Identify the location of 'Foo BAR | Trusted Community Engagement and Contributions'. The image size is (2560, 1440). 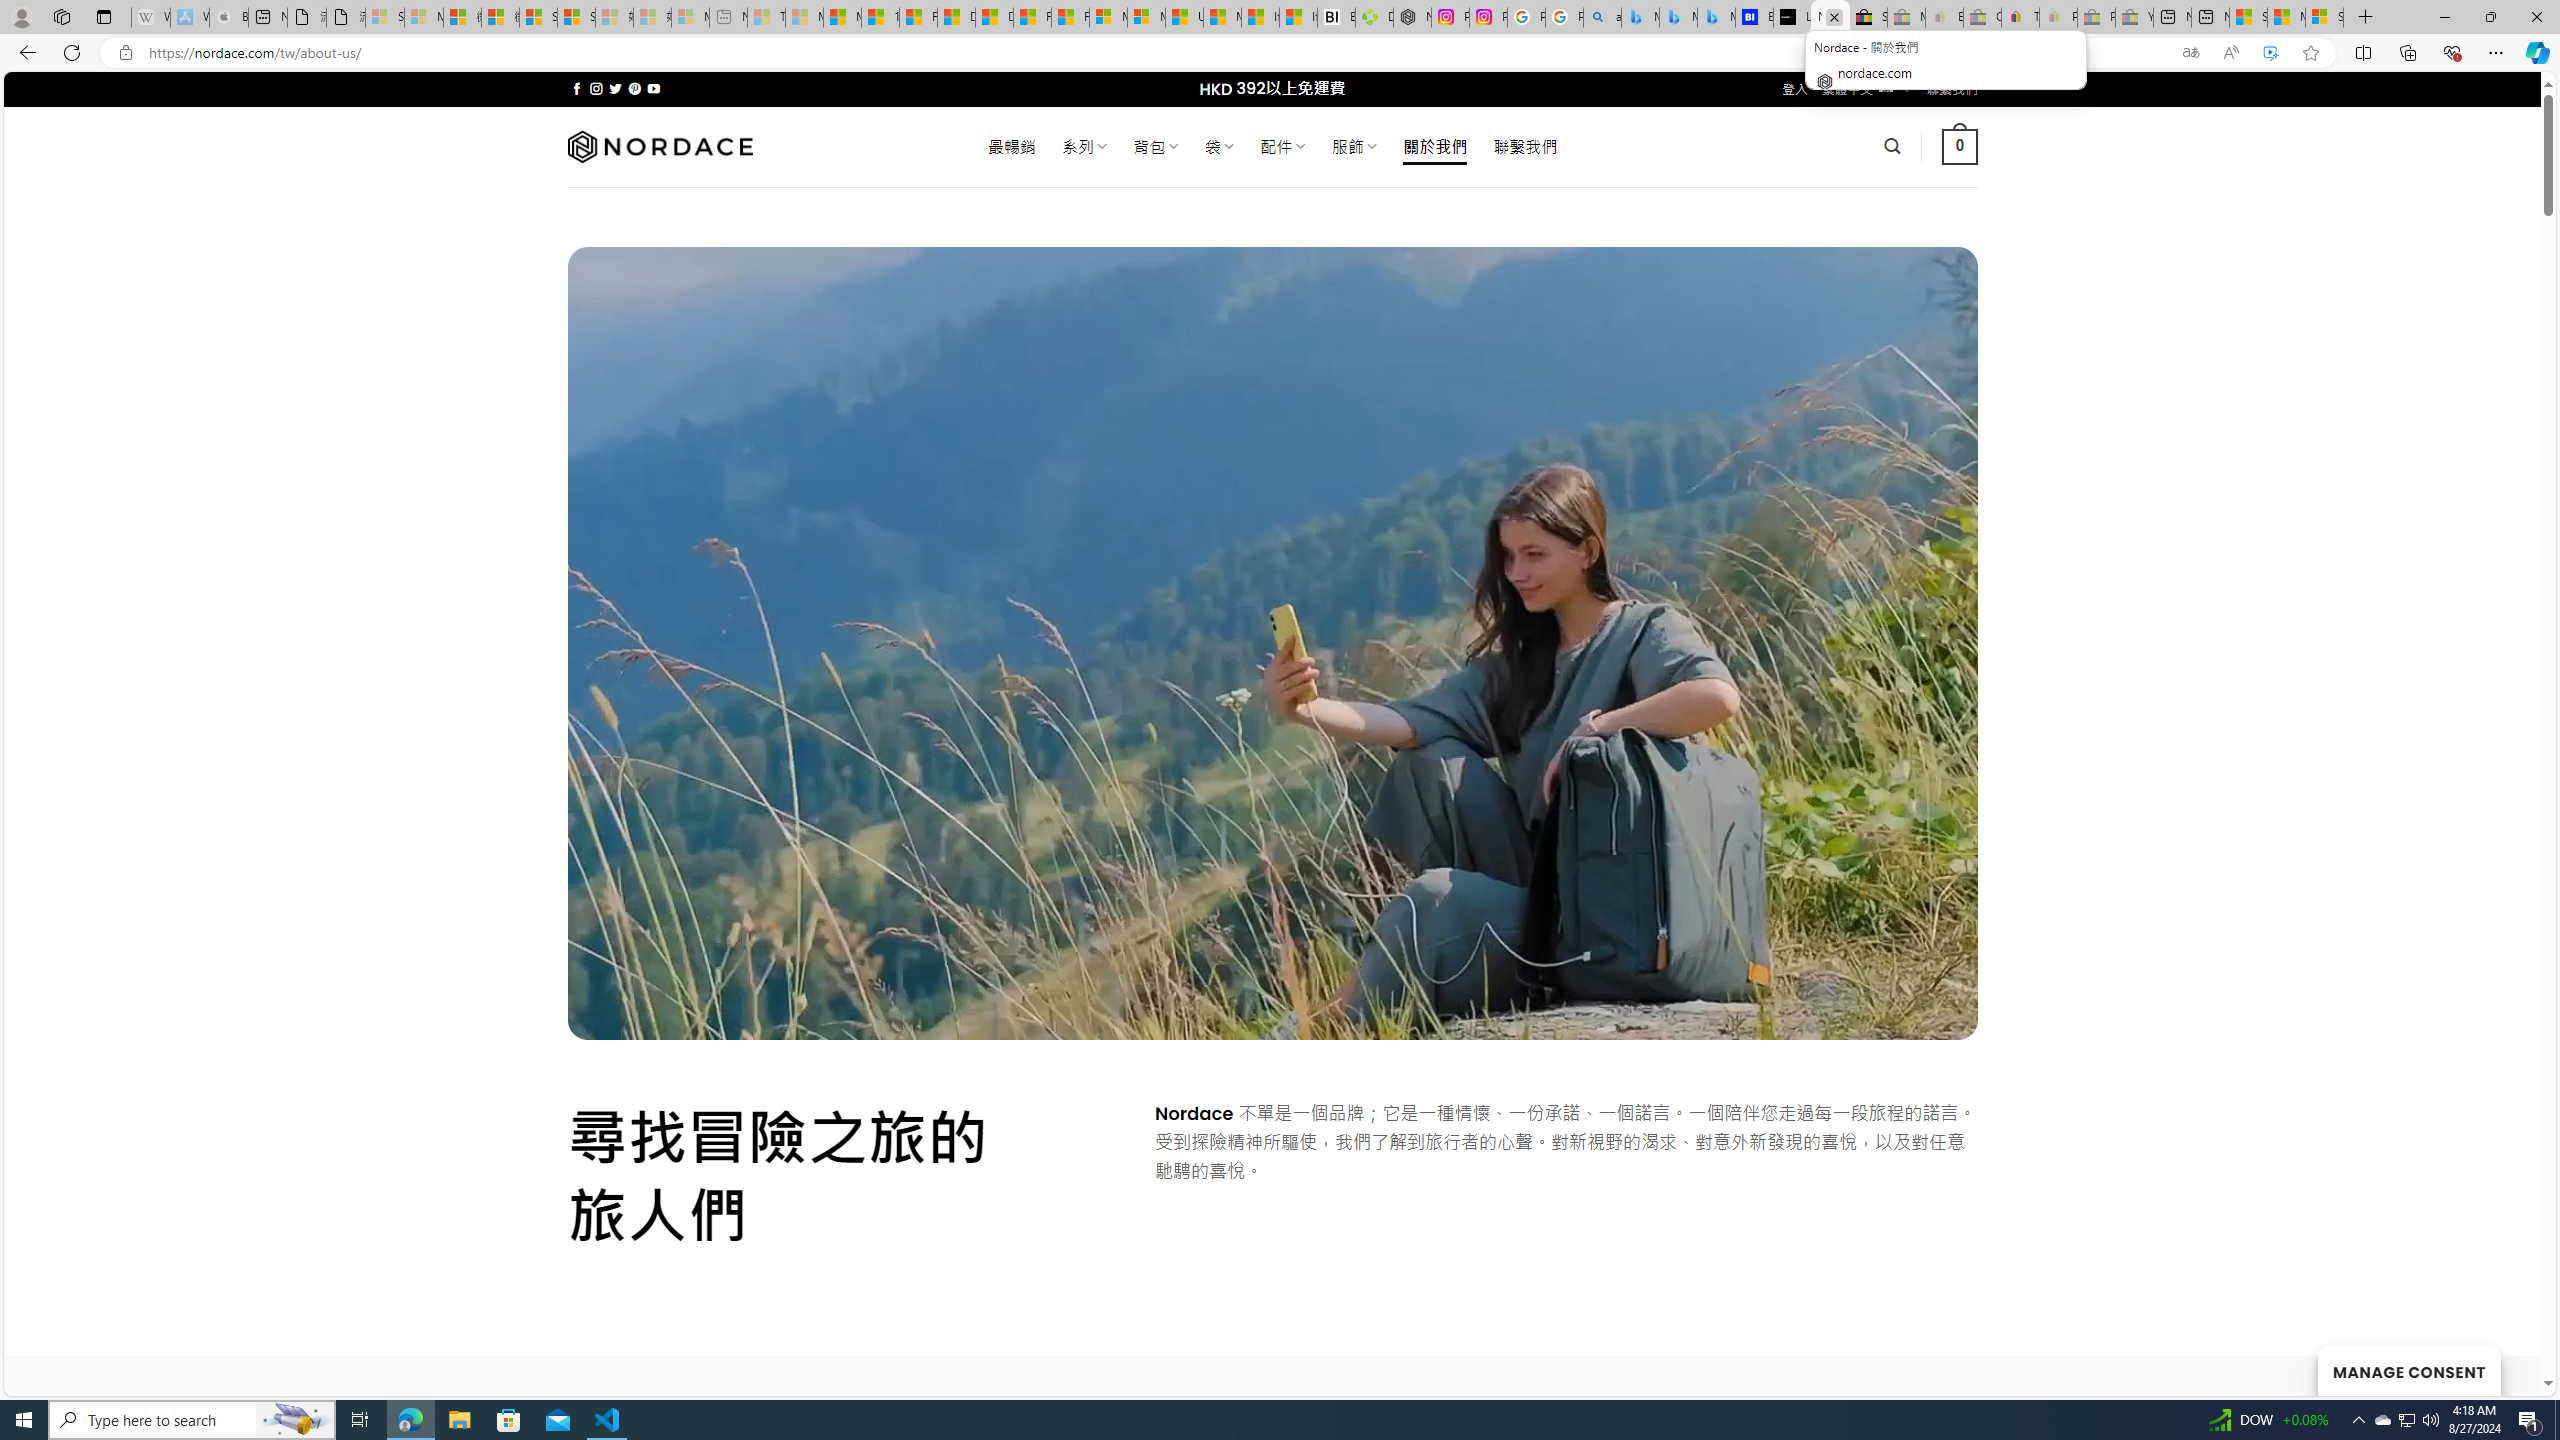
(1069, 16).